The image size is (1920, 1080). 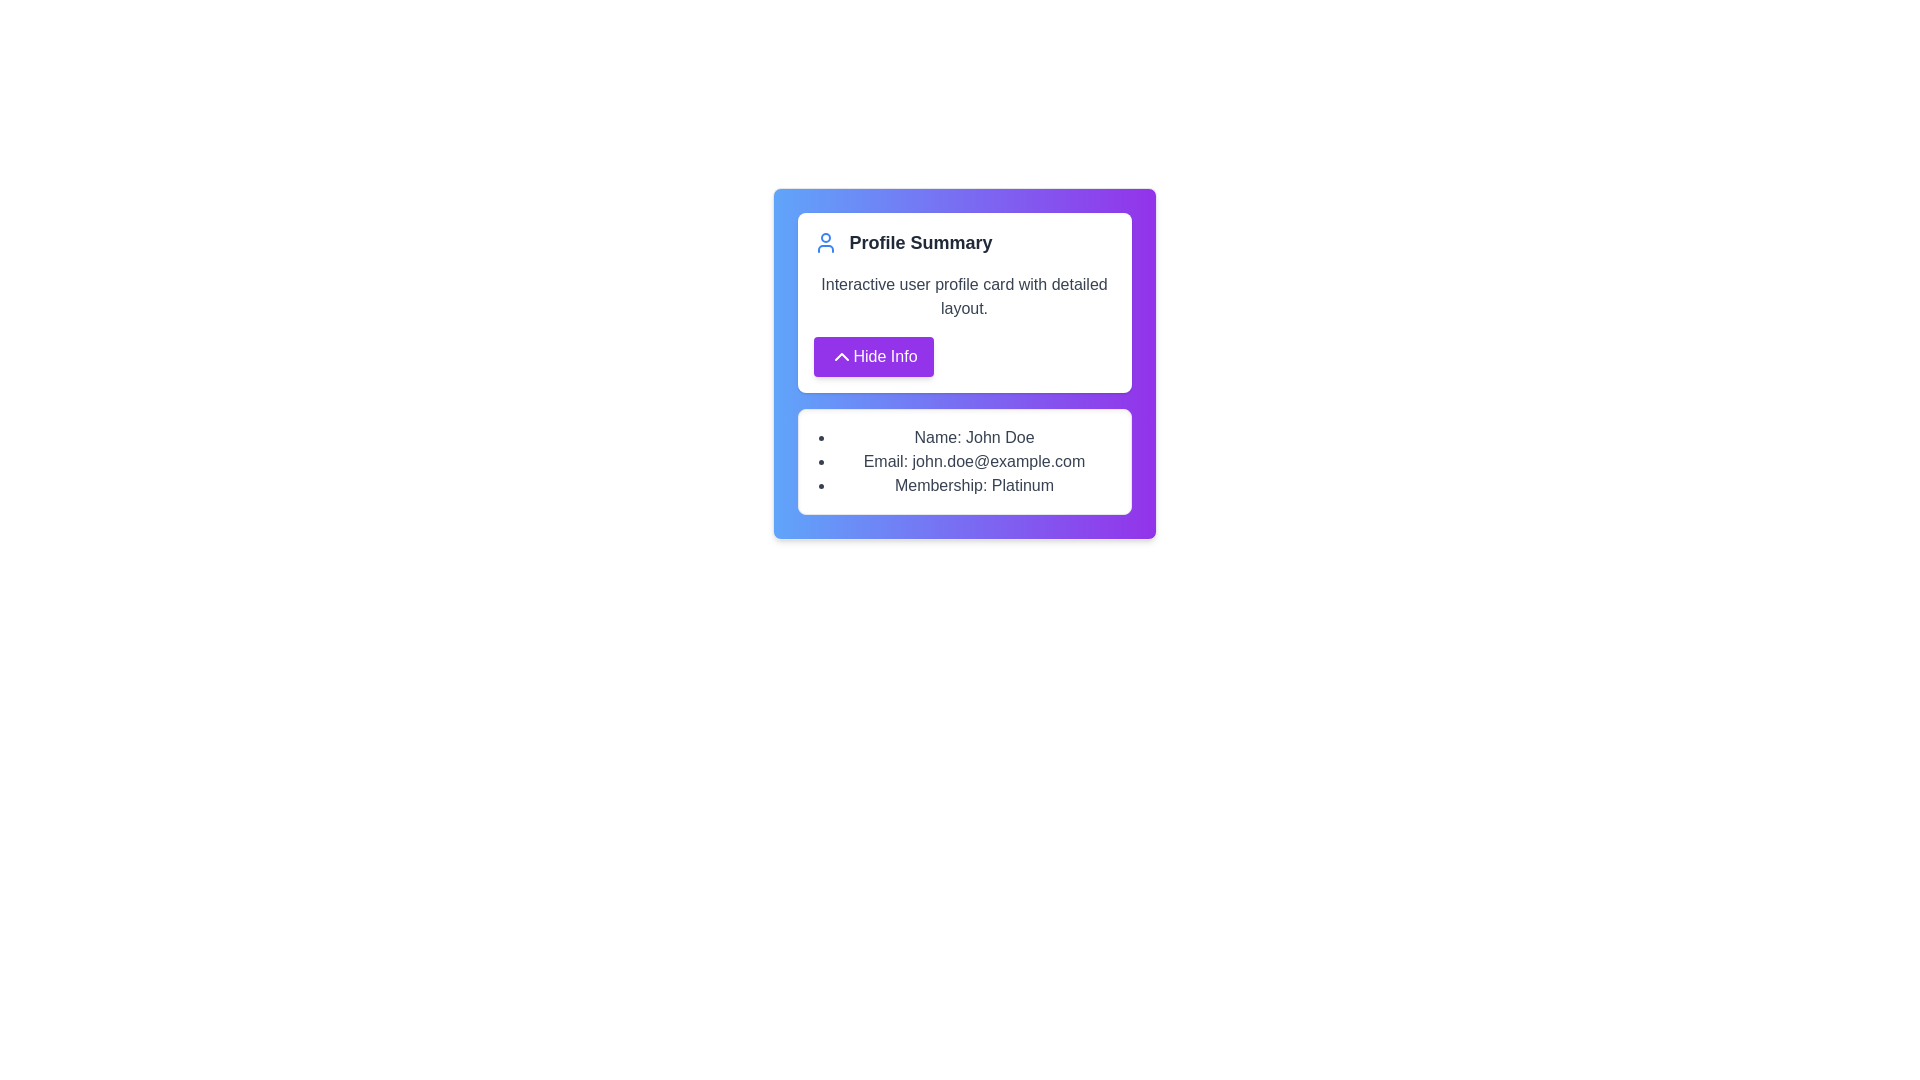 I want to click on the bulleted list containing user profile information including 'Name: John Doe', 'Email: john.doe@example.com', and 'Membership: Platinum', which is located below the 'Profile Summary' section, so click(x=964, y=462).